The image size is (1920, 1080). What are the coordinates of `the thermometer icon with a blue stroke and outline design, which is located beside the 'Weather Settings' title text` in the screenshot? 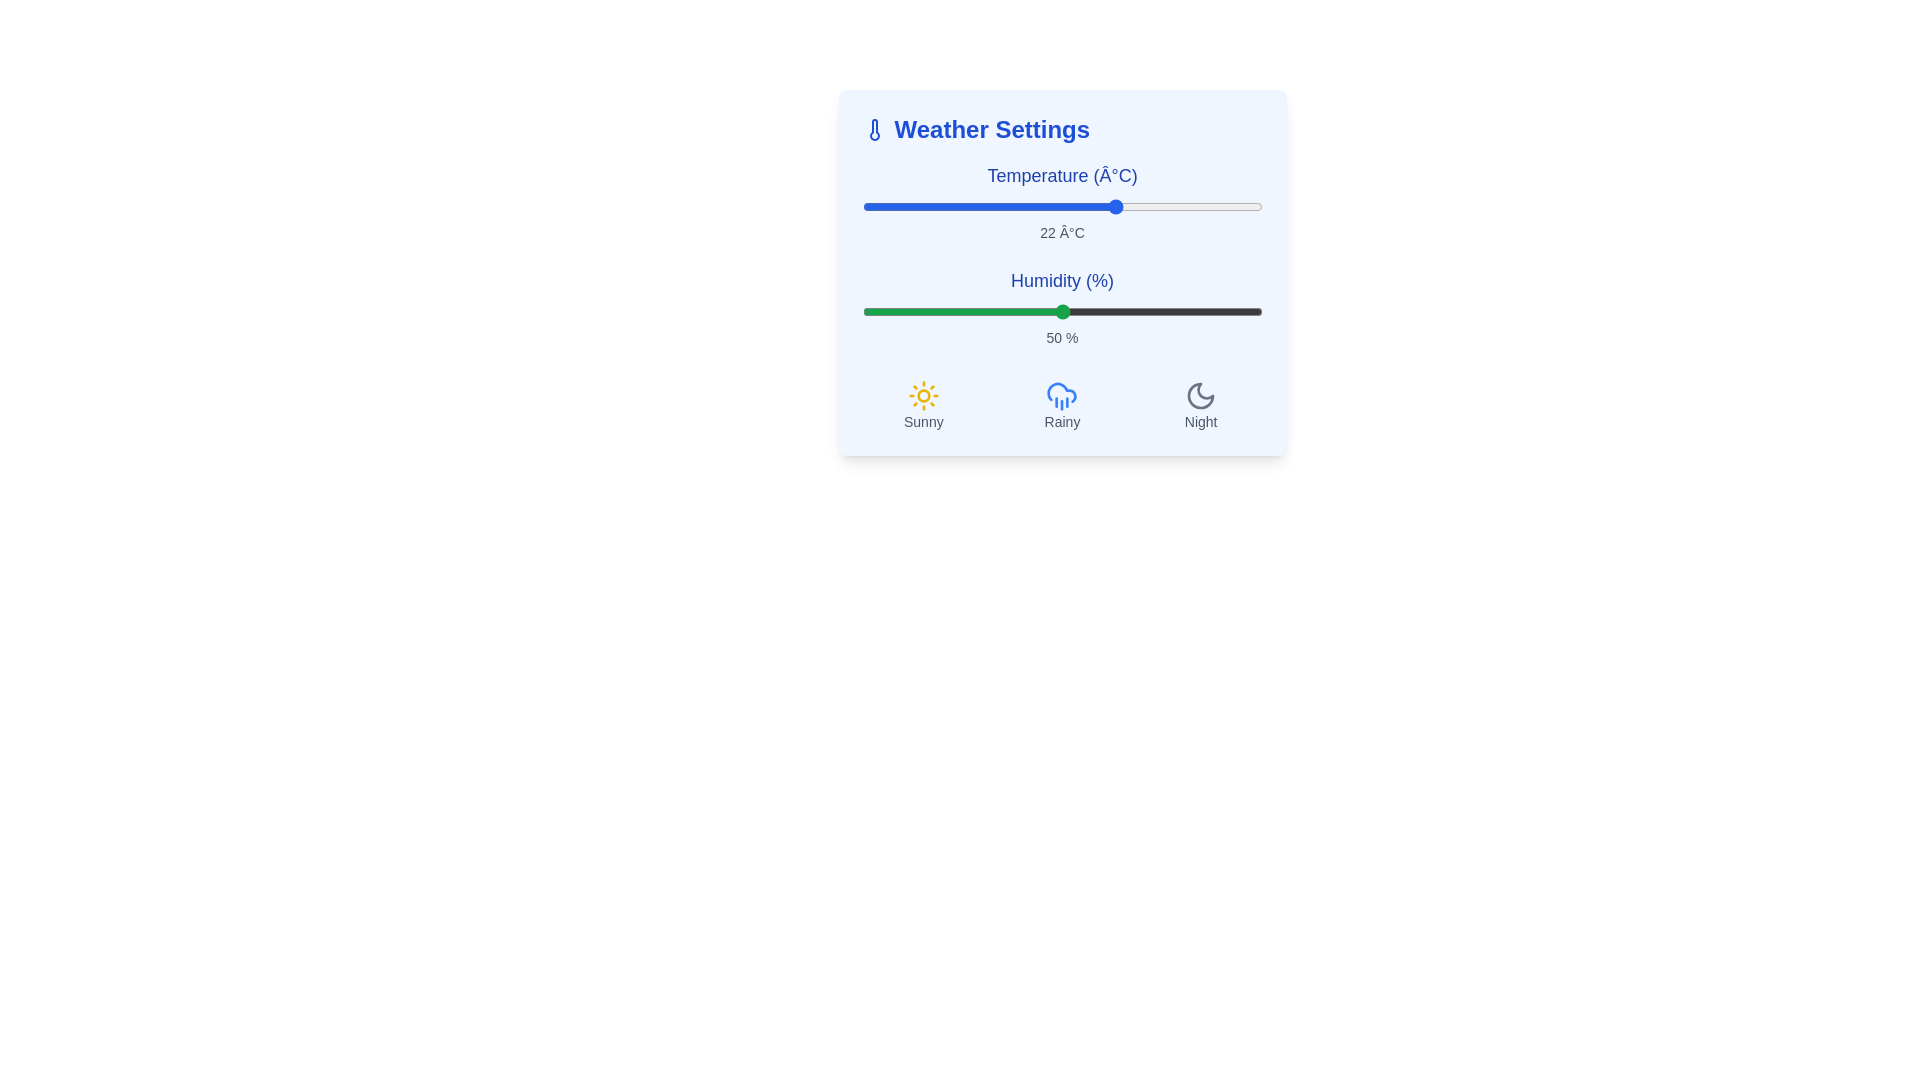 It's located at (874, 130).